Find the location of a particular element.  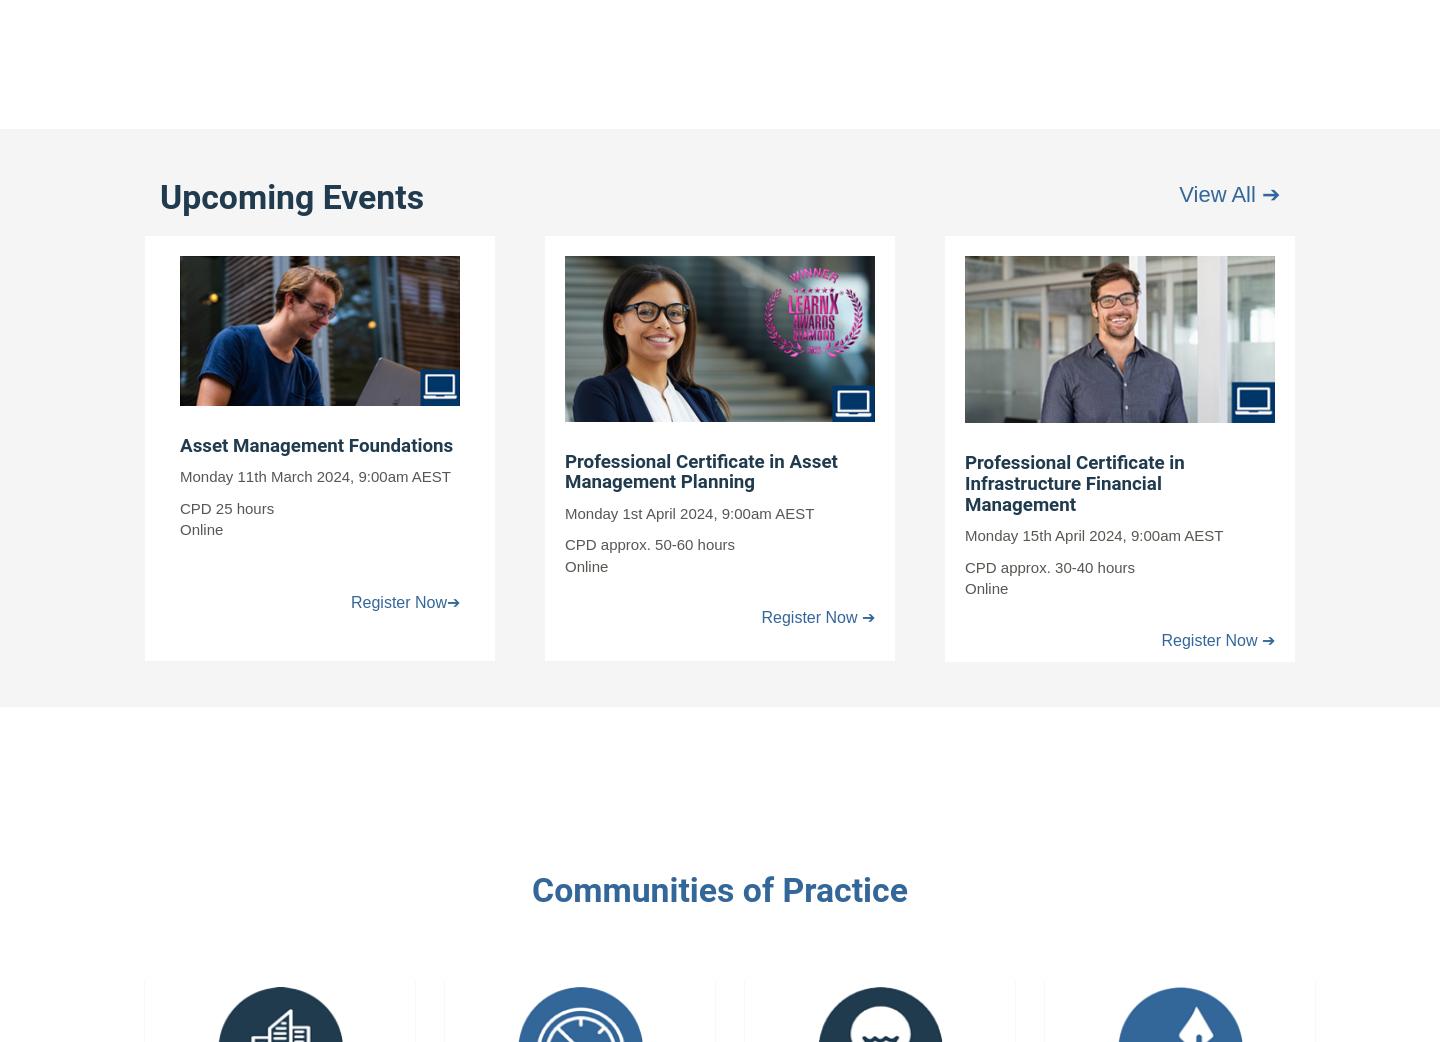

'Monday 1st April 2024, 9:00am AEST' is located at coordinates (689, 512).